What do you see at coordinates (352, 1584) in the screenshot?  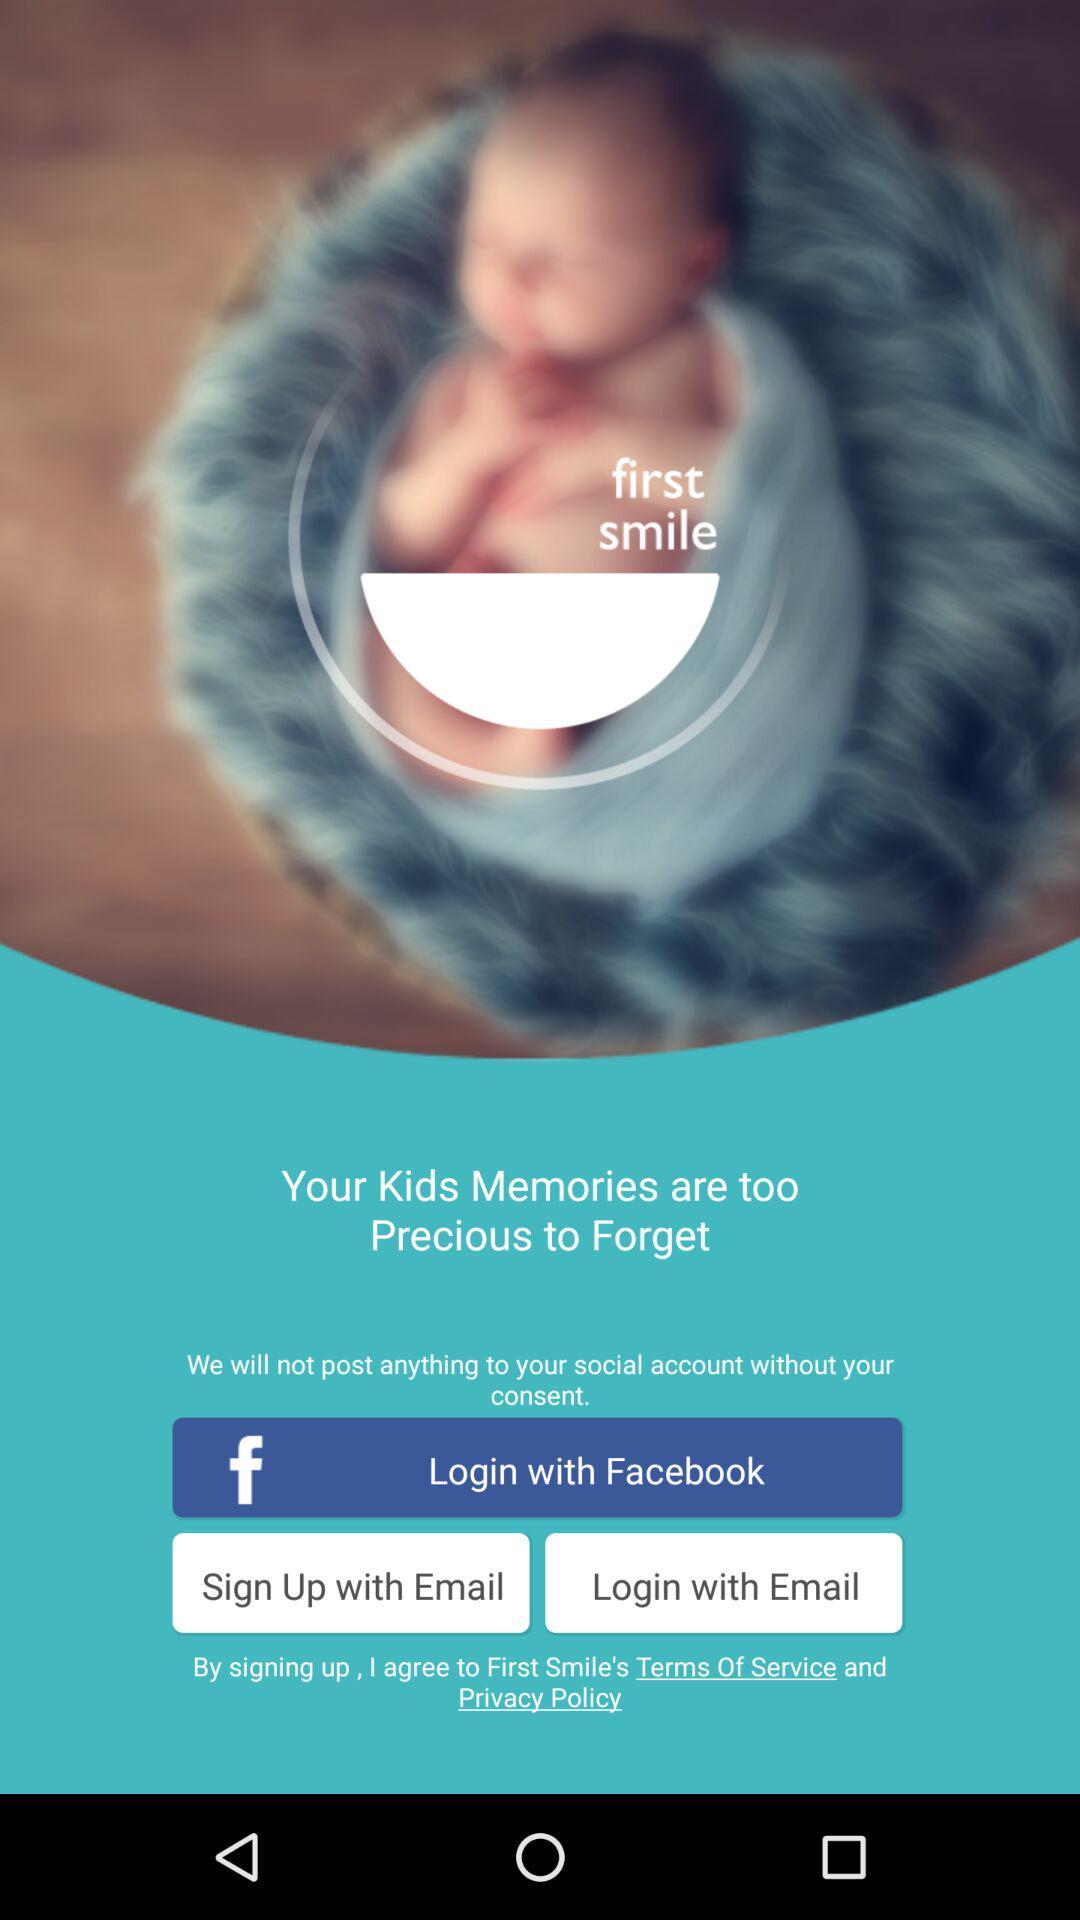 I see `sign up with item` at bounding box center [352, 1584].